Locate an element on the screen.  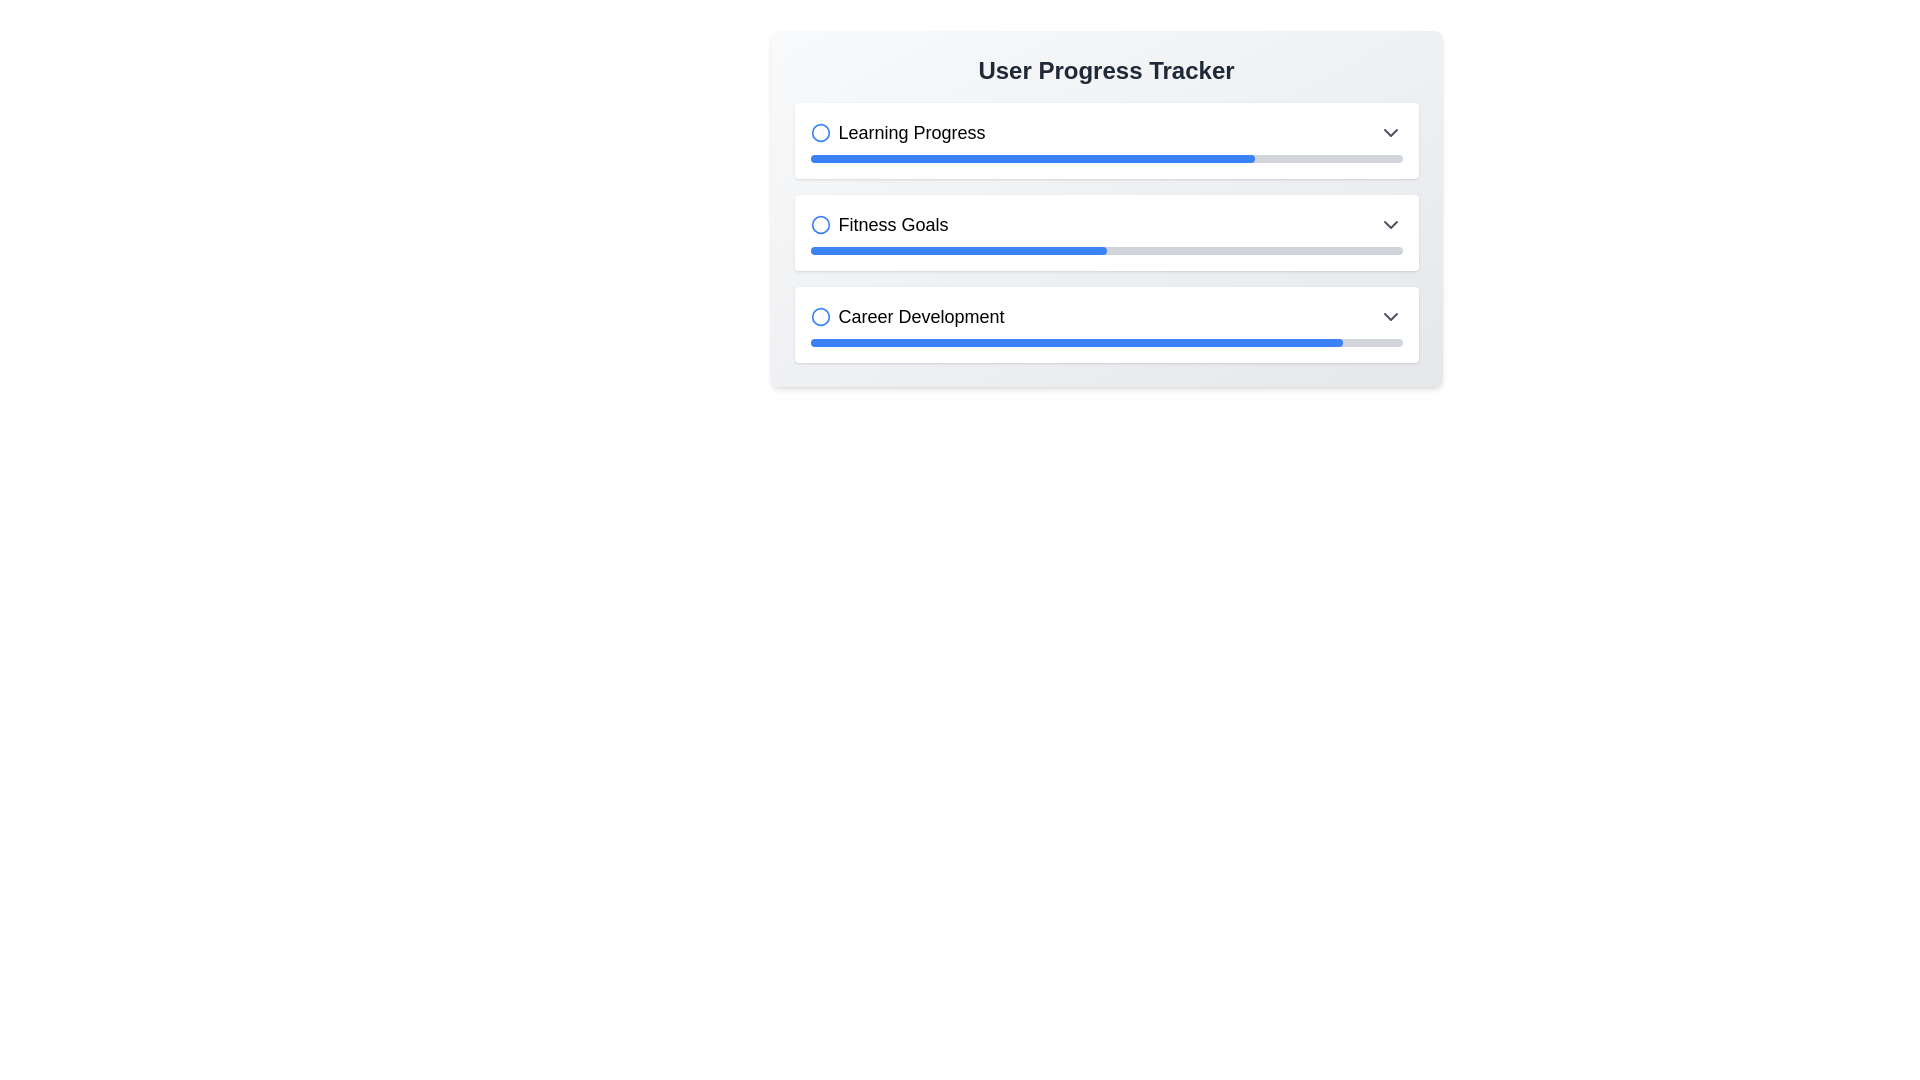
the 'Fitness Goals' text label, which serves as a descriptive label for the corresponding progress bar, located centrally between 'Learning Progress' and 'Career Development' is located at coordinates (879, 224).